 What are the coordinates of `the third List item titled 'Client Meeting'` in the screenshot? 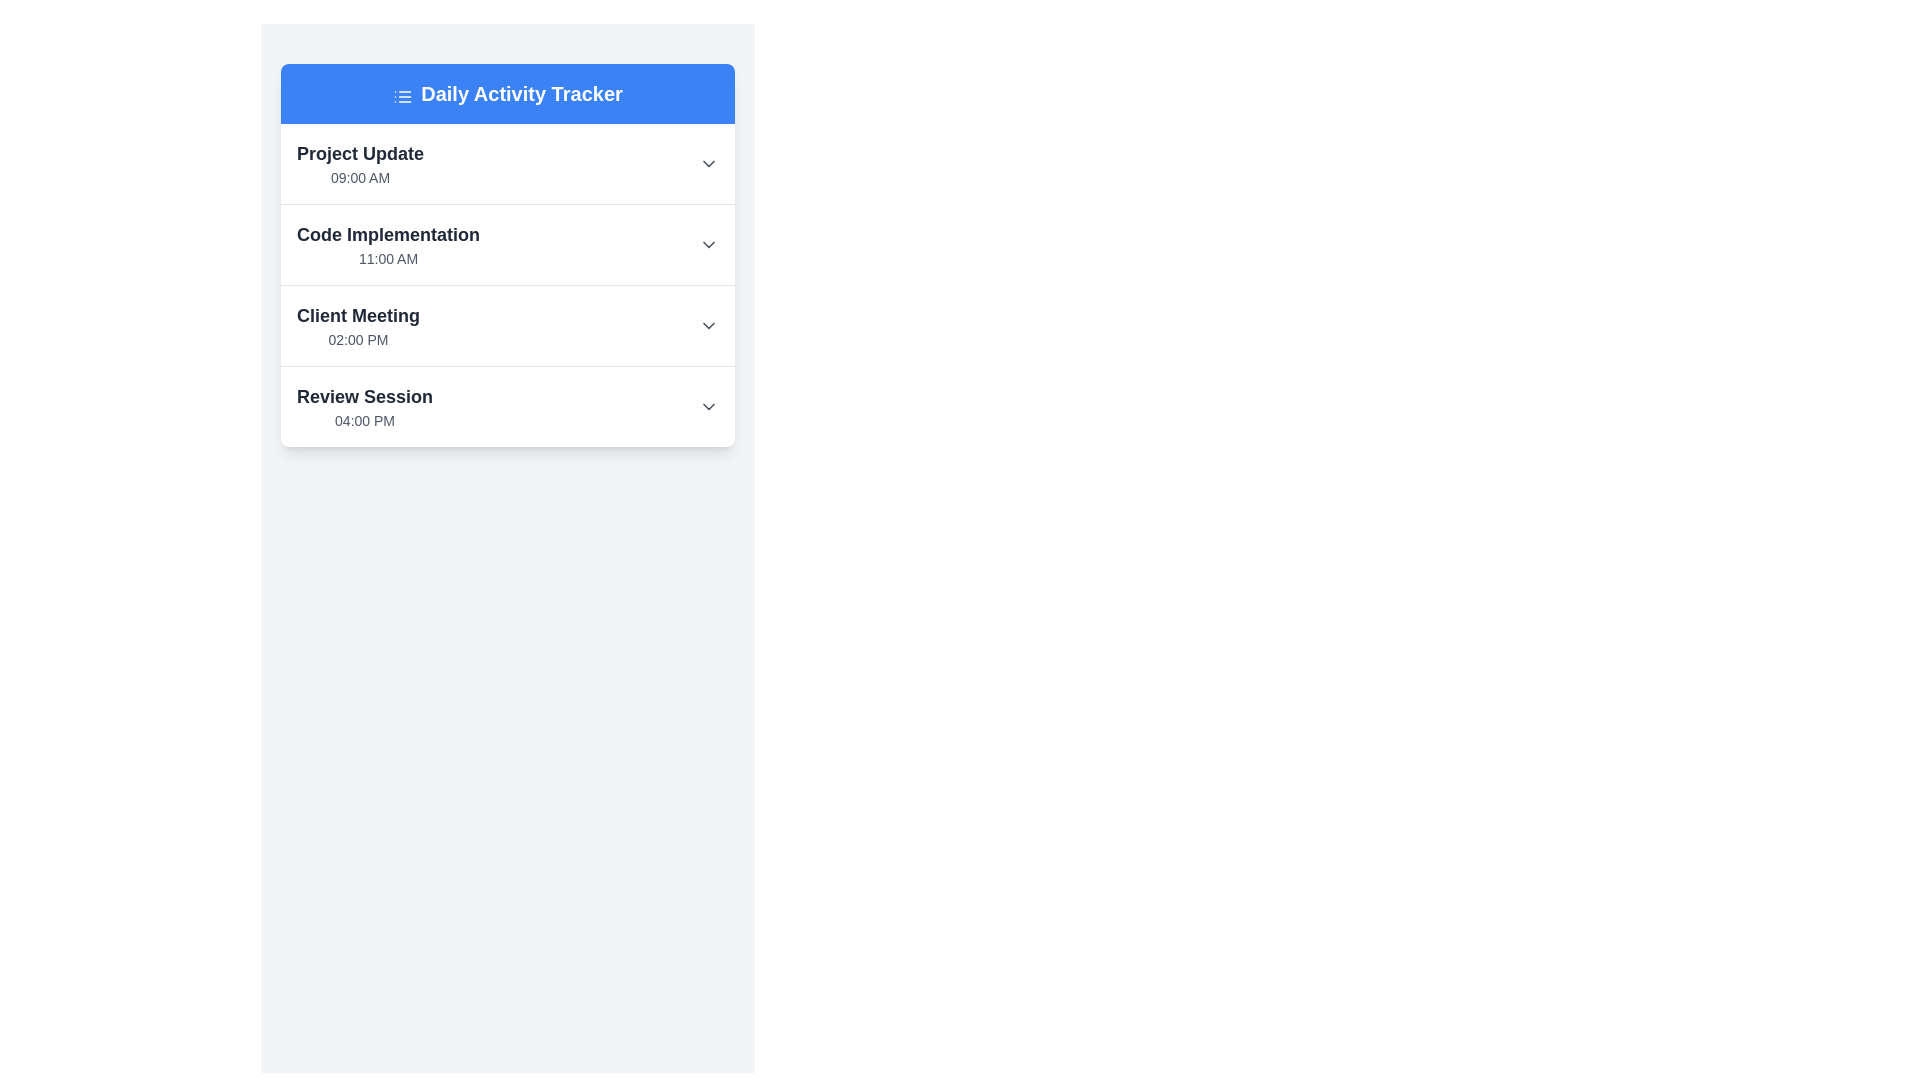 It's located at (508, 325).